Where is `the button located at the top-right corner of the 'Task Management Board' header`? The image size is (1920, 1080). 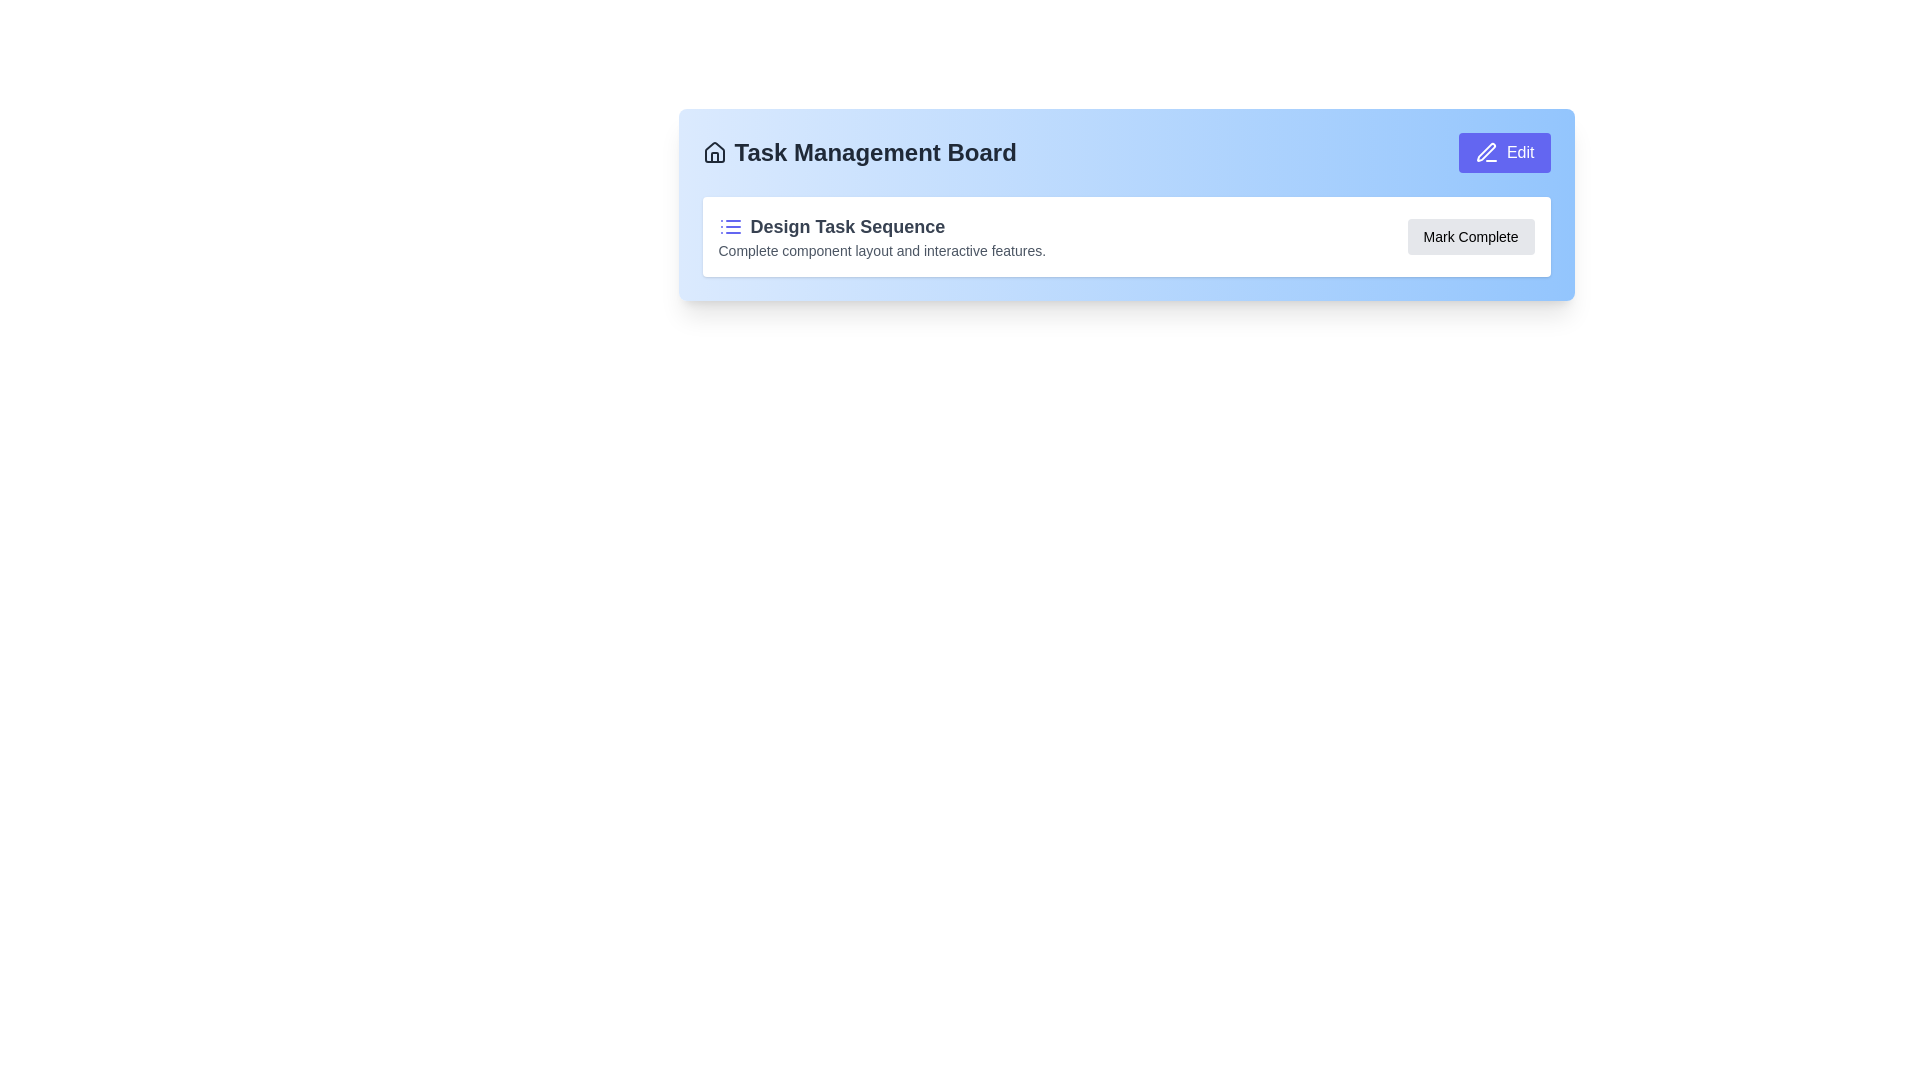
the button located at the top-right corner of the 'Task Management Board' header is located at coordinates (1504, 152).